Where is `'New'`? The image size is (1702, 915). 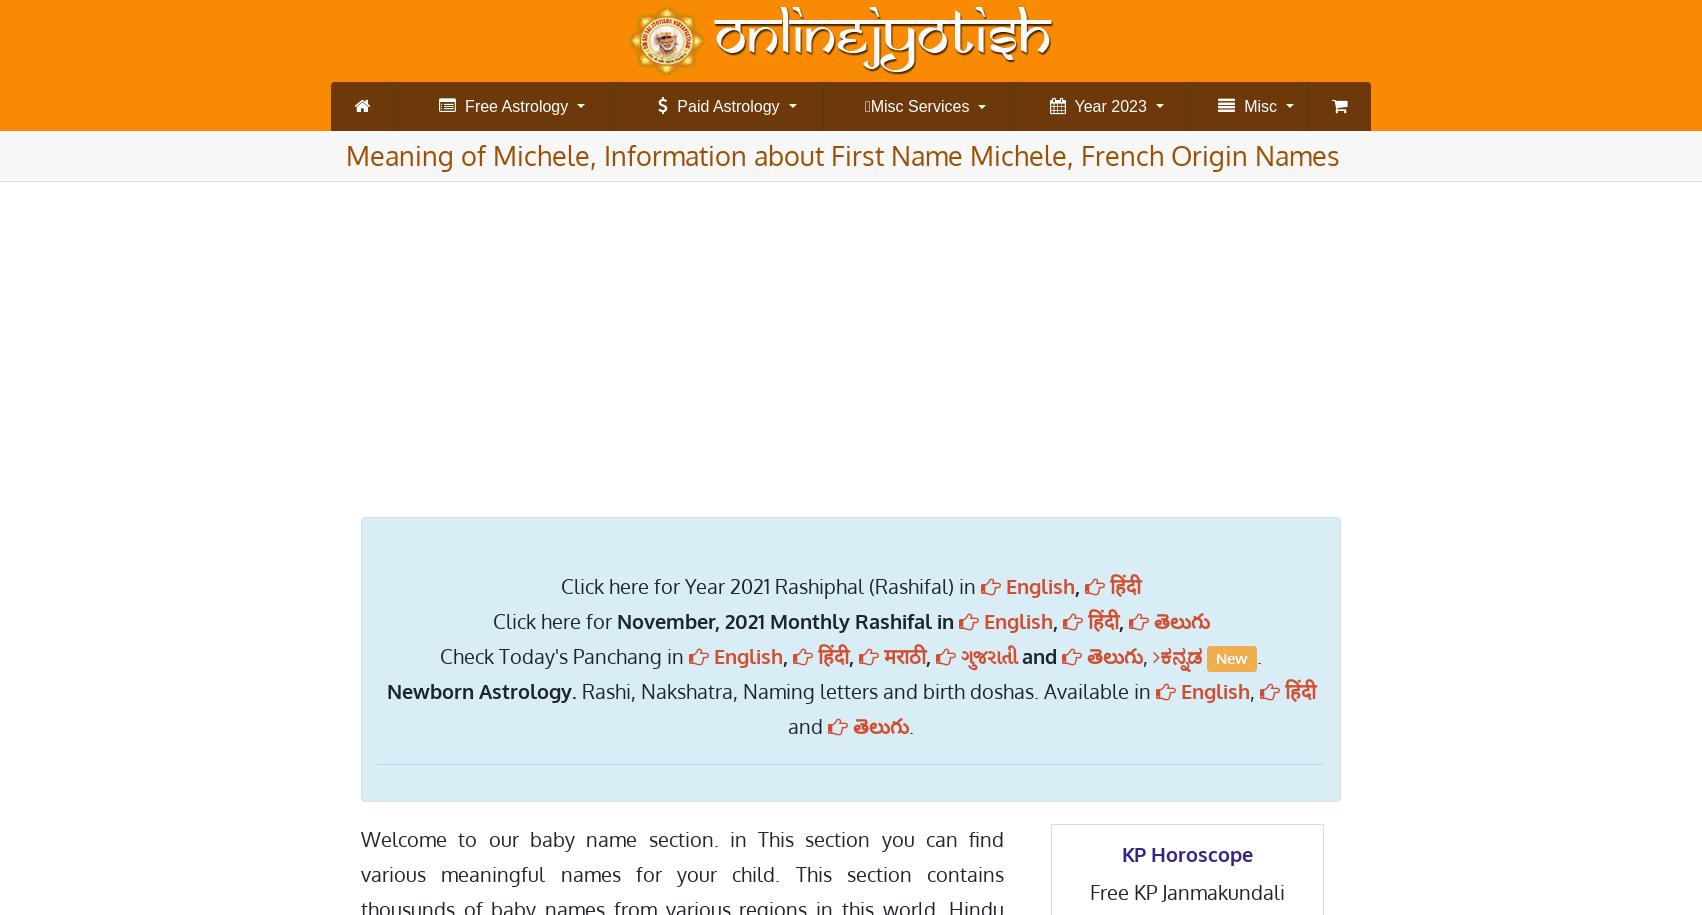
'New' is located at coordinates (1232, 657).